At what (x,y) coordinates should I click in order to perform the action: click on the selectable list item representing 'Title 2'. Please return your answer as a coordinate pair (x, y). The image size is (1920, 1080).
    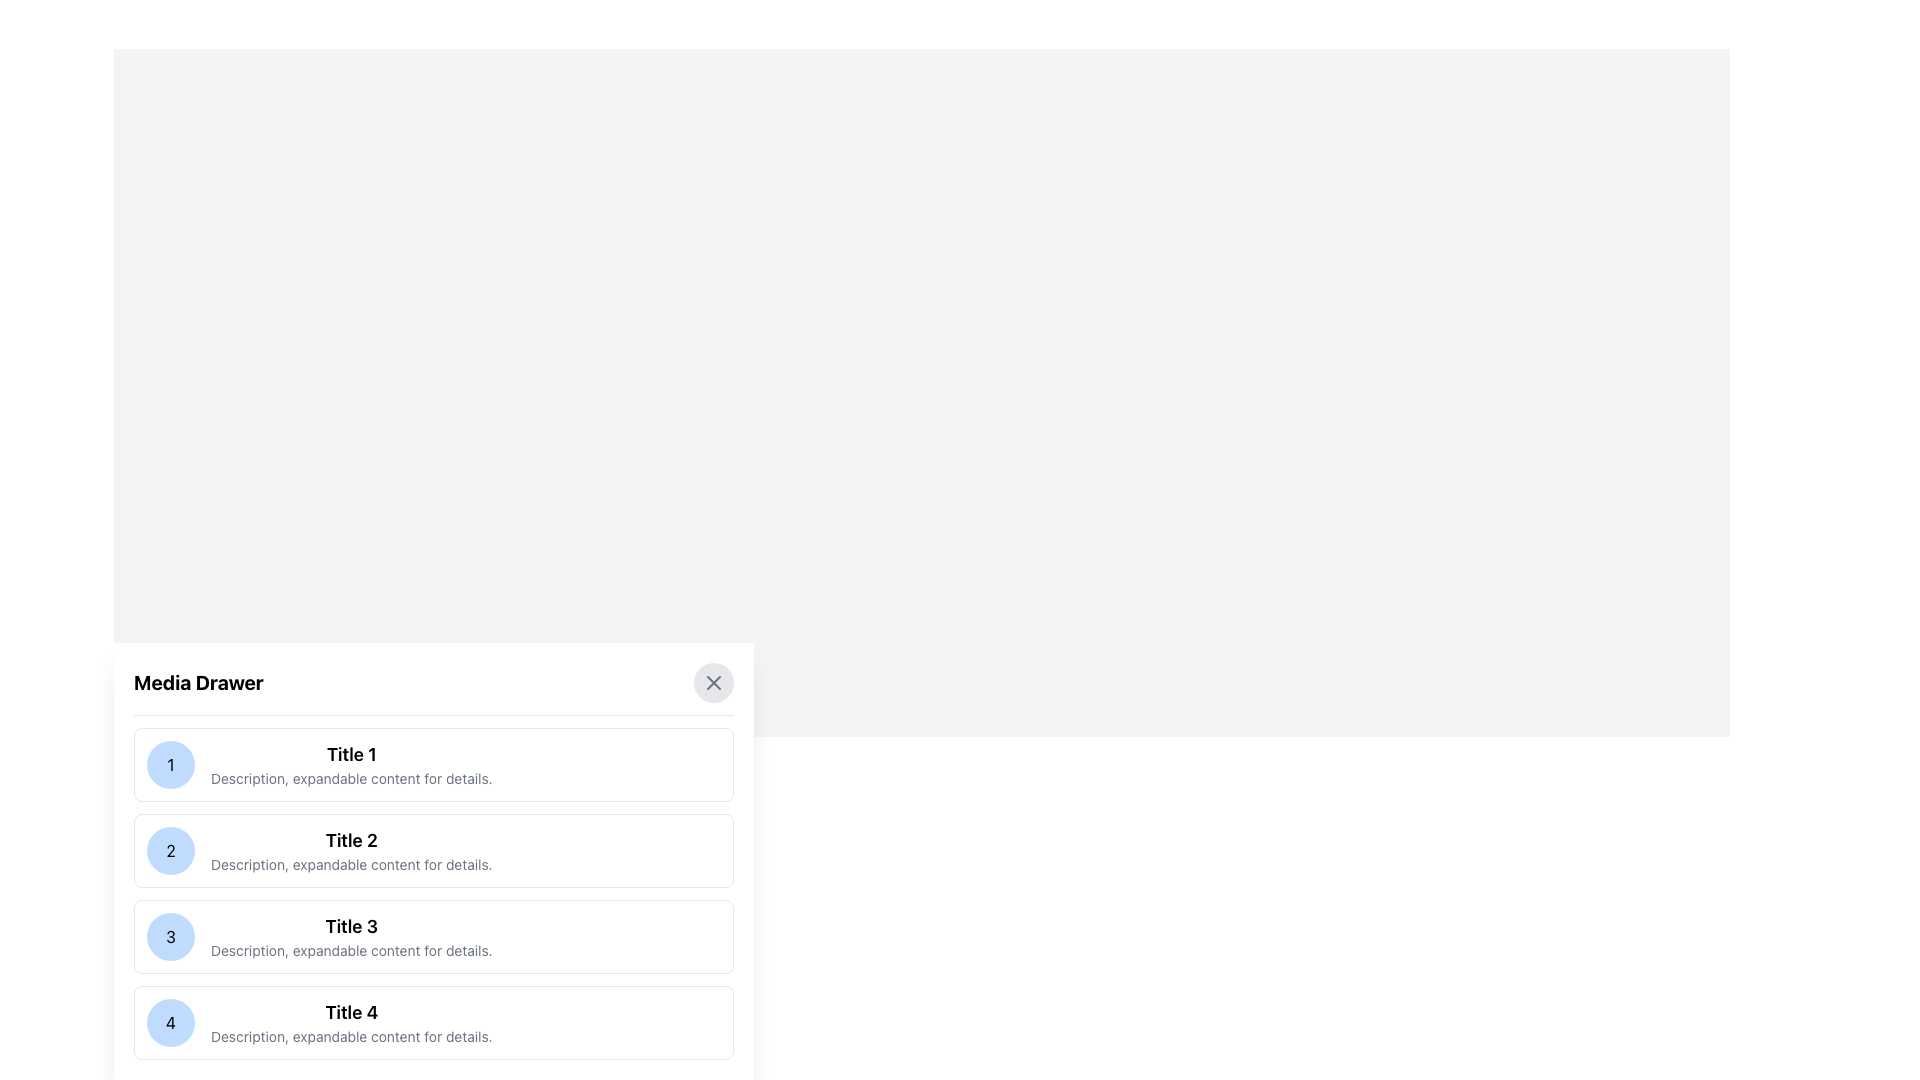
    Looking at the image, I should click on (432, 893).